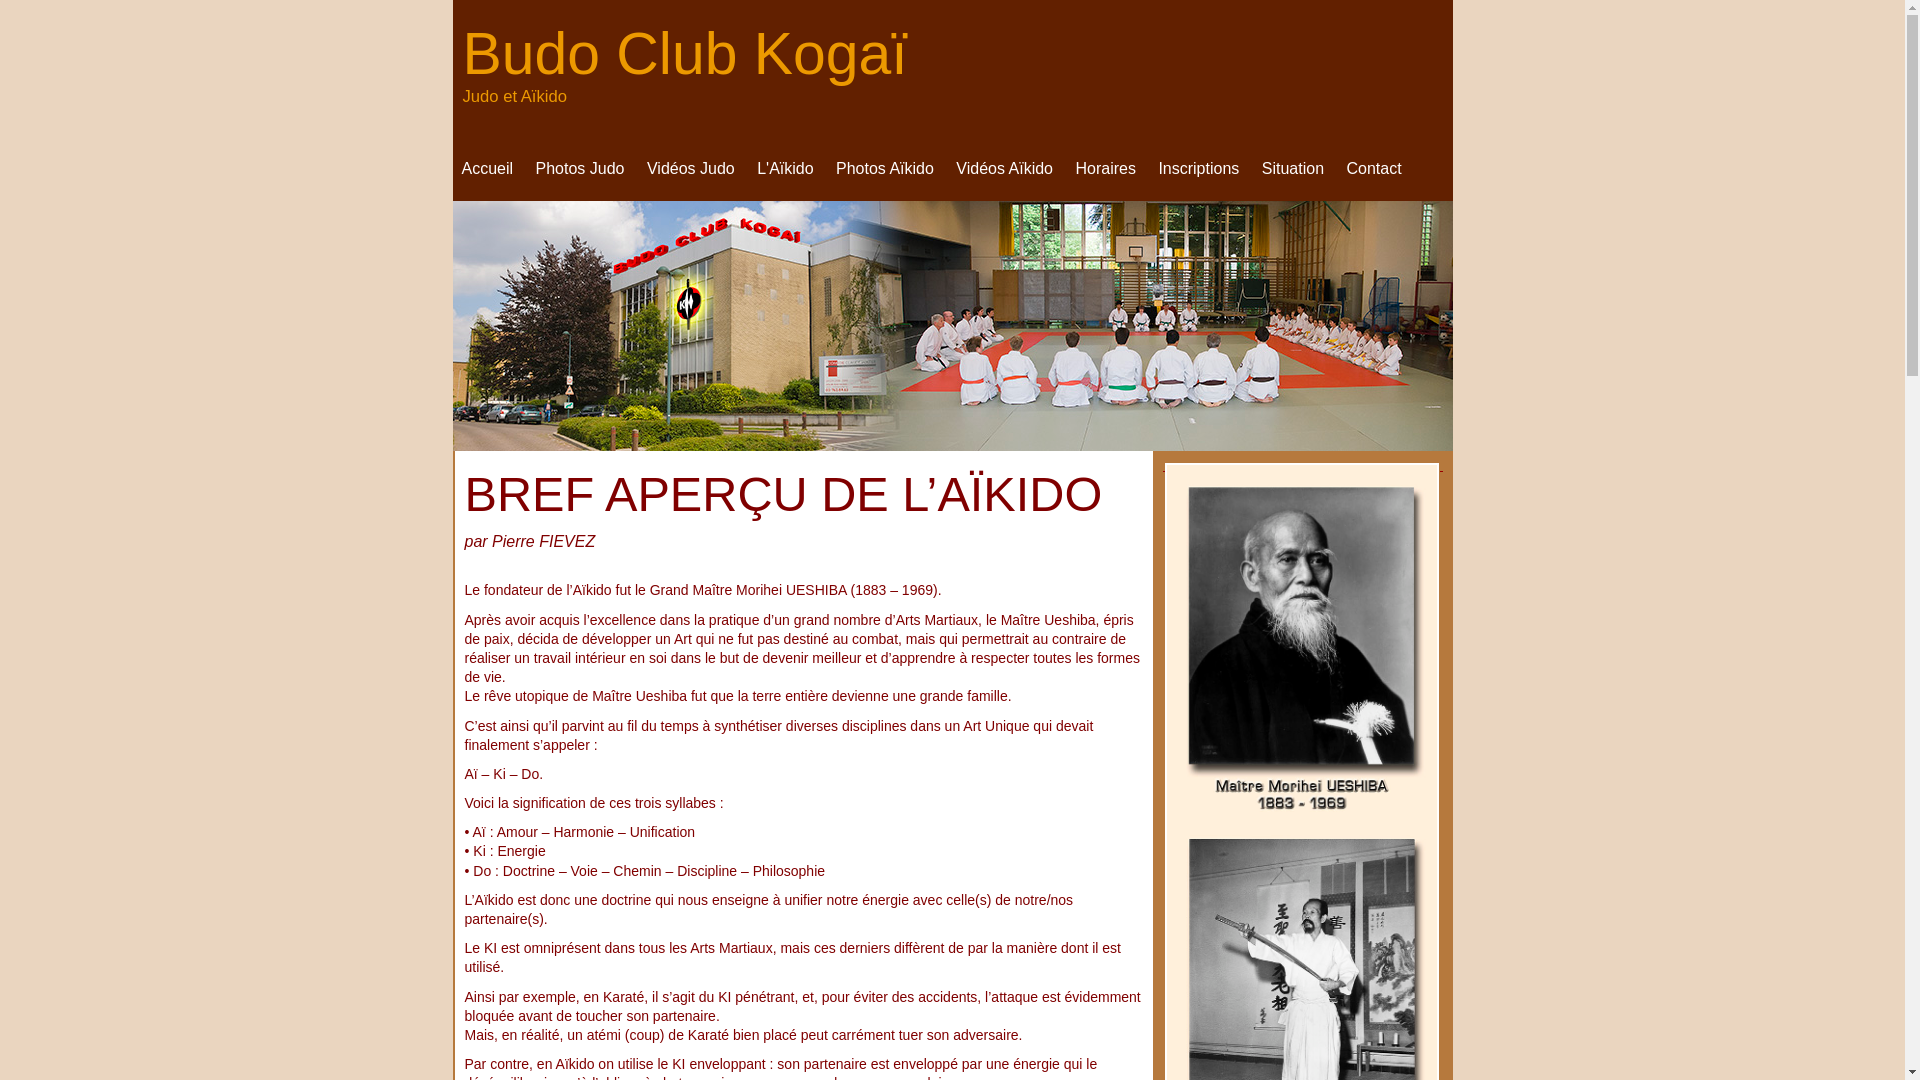  What do you see at coordinates (1103, 163) in the screenshot?
I see `'Horaires'` at bounding box center [1103, 163].